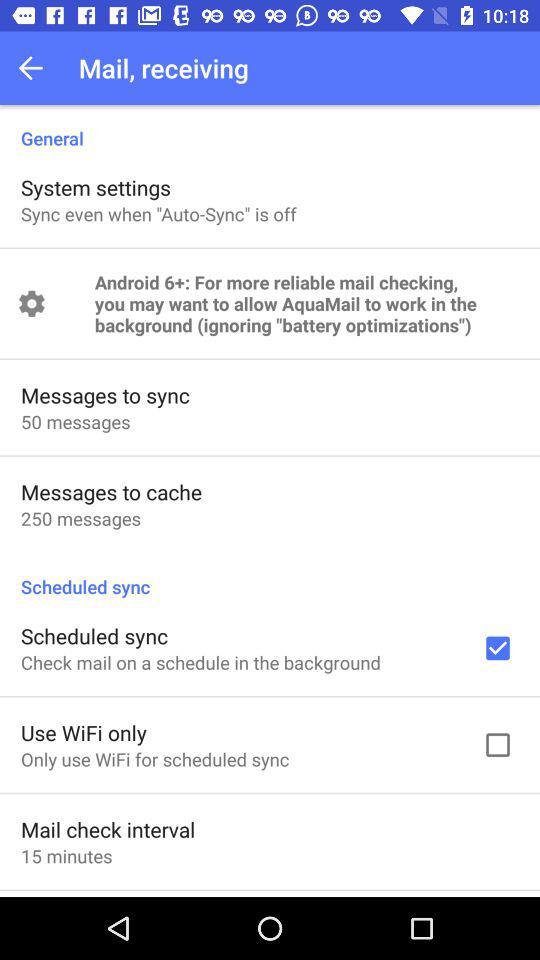  Describe the element at coordinates (80, 517) in the screenshot. I see `item above scheduled sync item` at that location.